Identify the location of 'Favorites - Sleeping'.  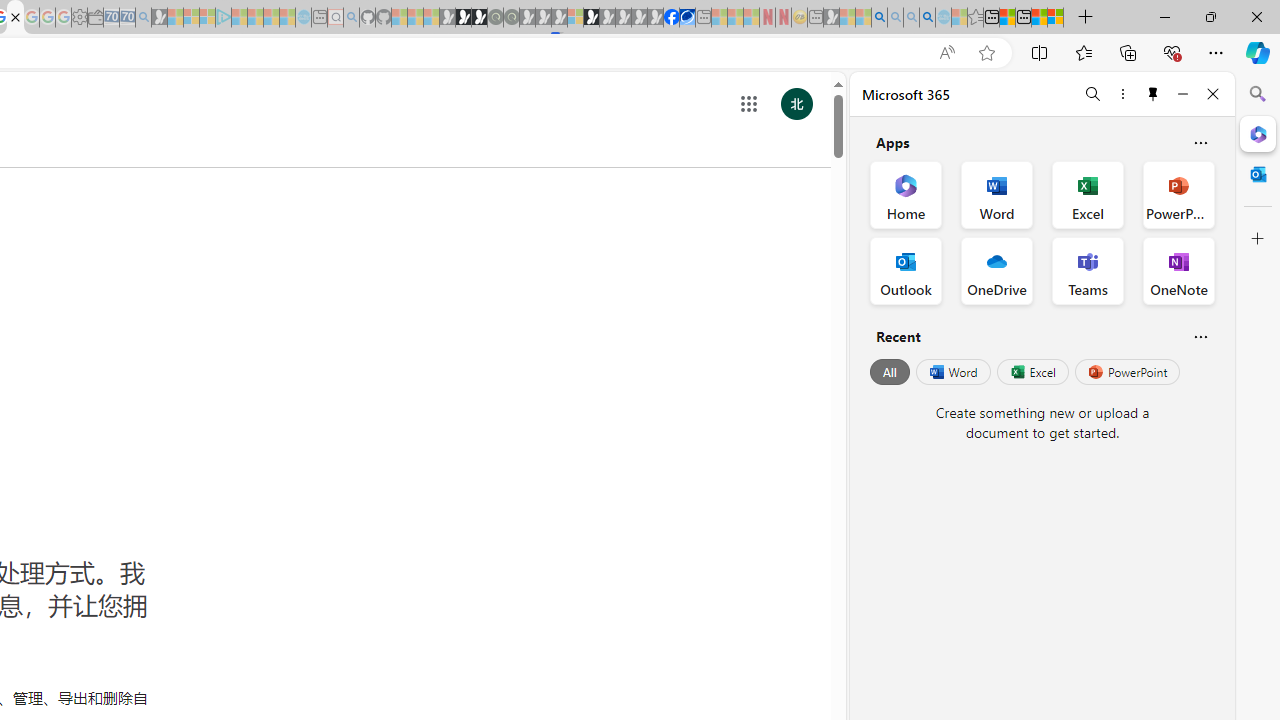
(975, 17).